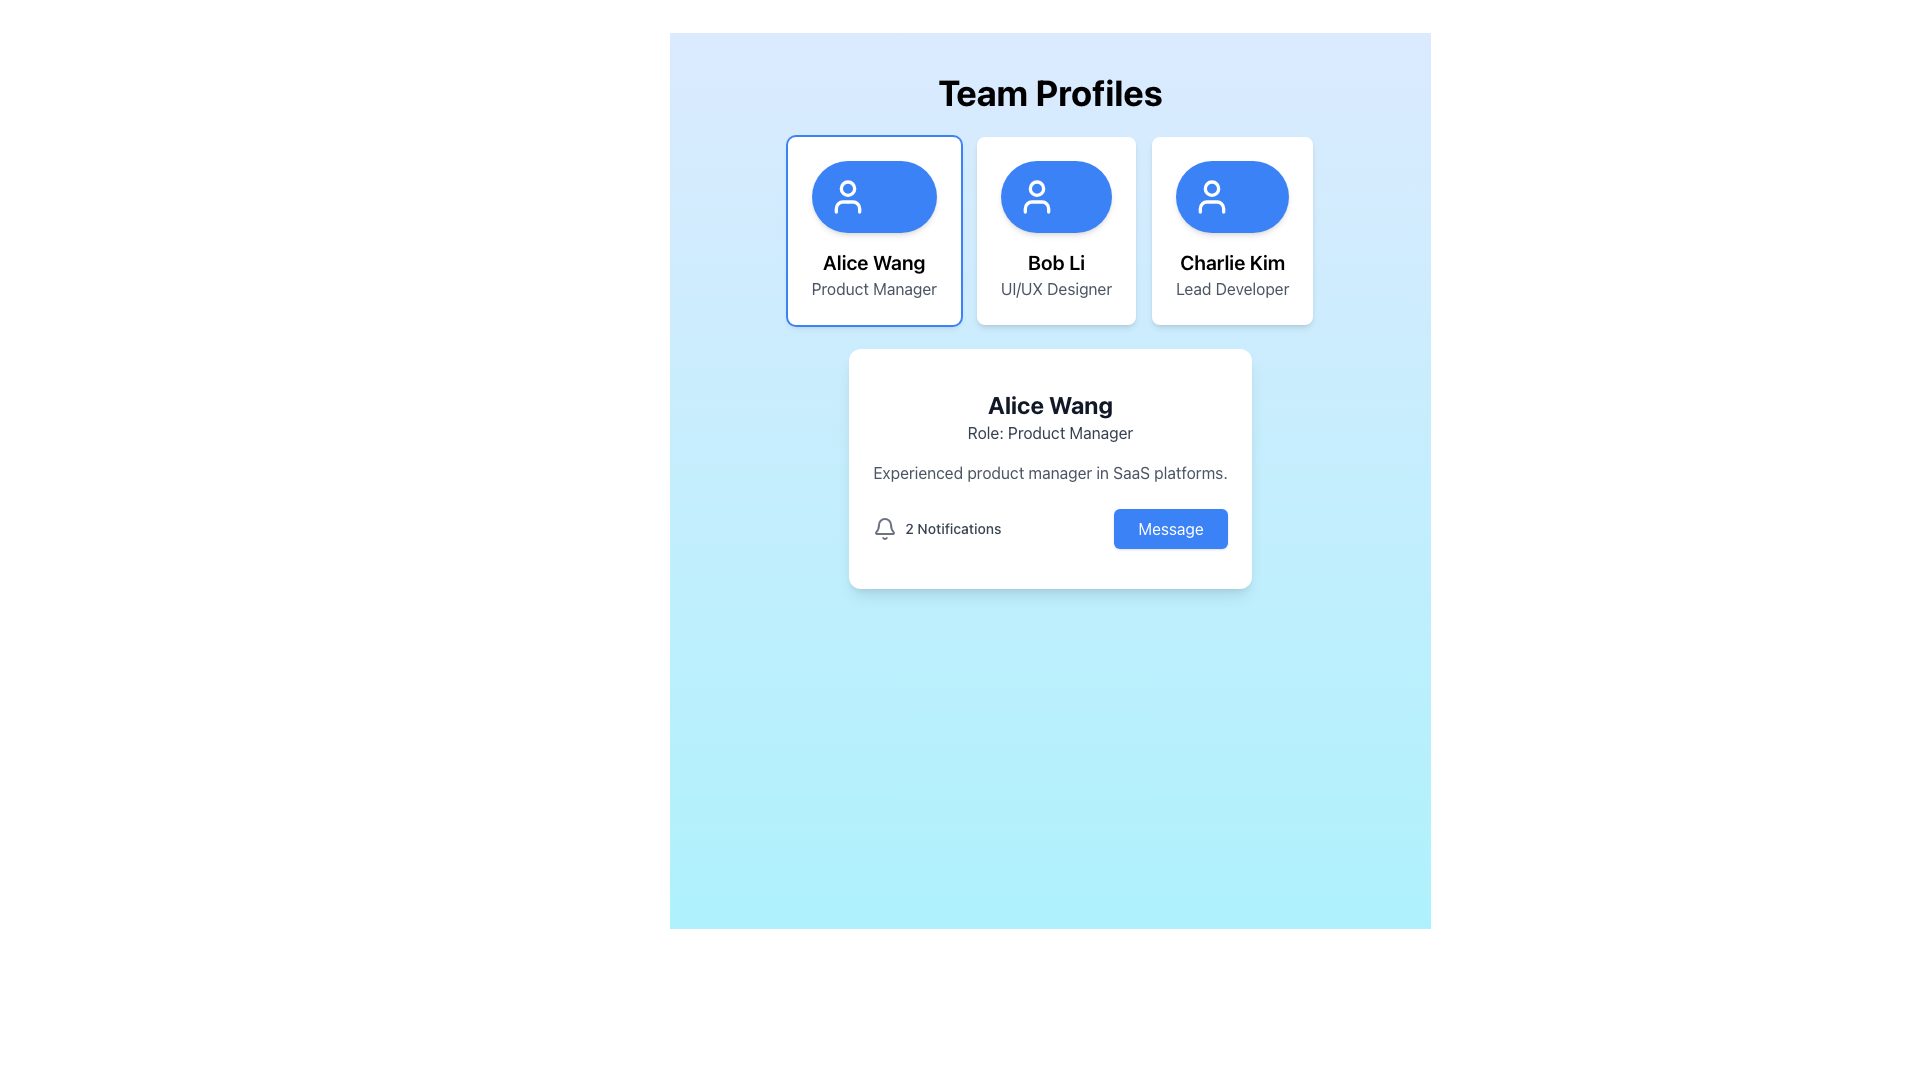 The image size is (1920, 1080). What do you see at coordinates (1211, 196) in the screenshot?
I see `the profile picture icon representing 'Charlie Kim' located in the third card under 'Team Profiles'` at bounding box center [1211, 196].